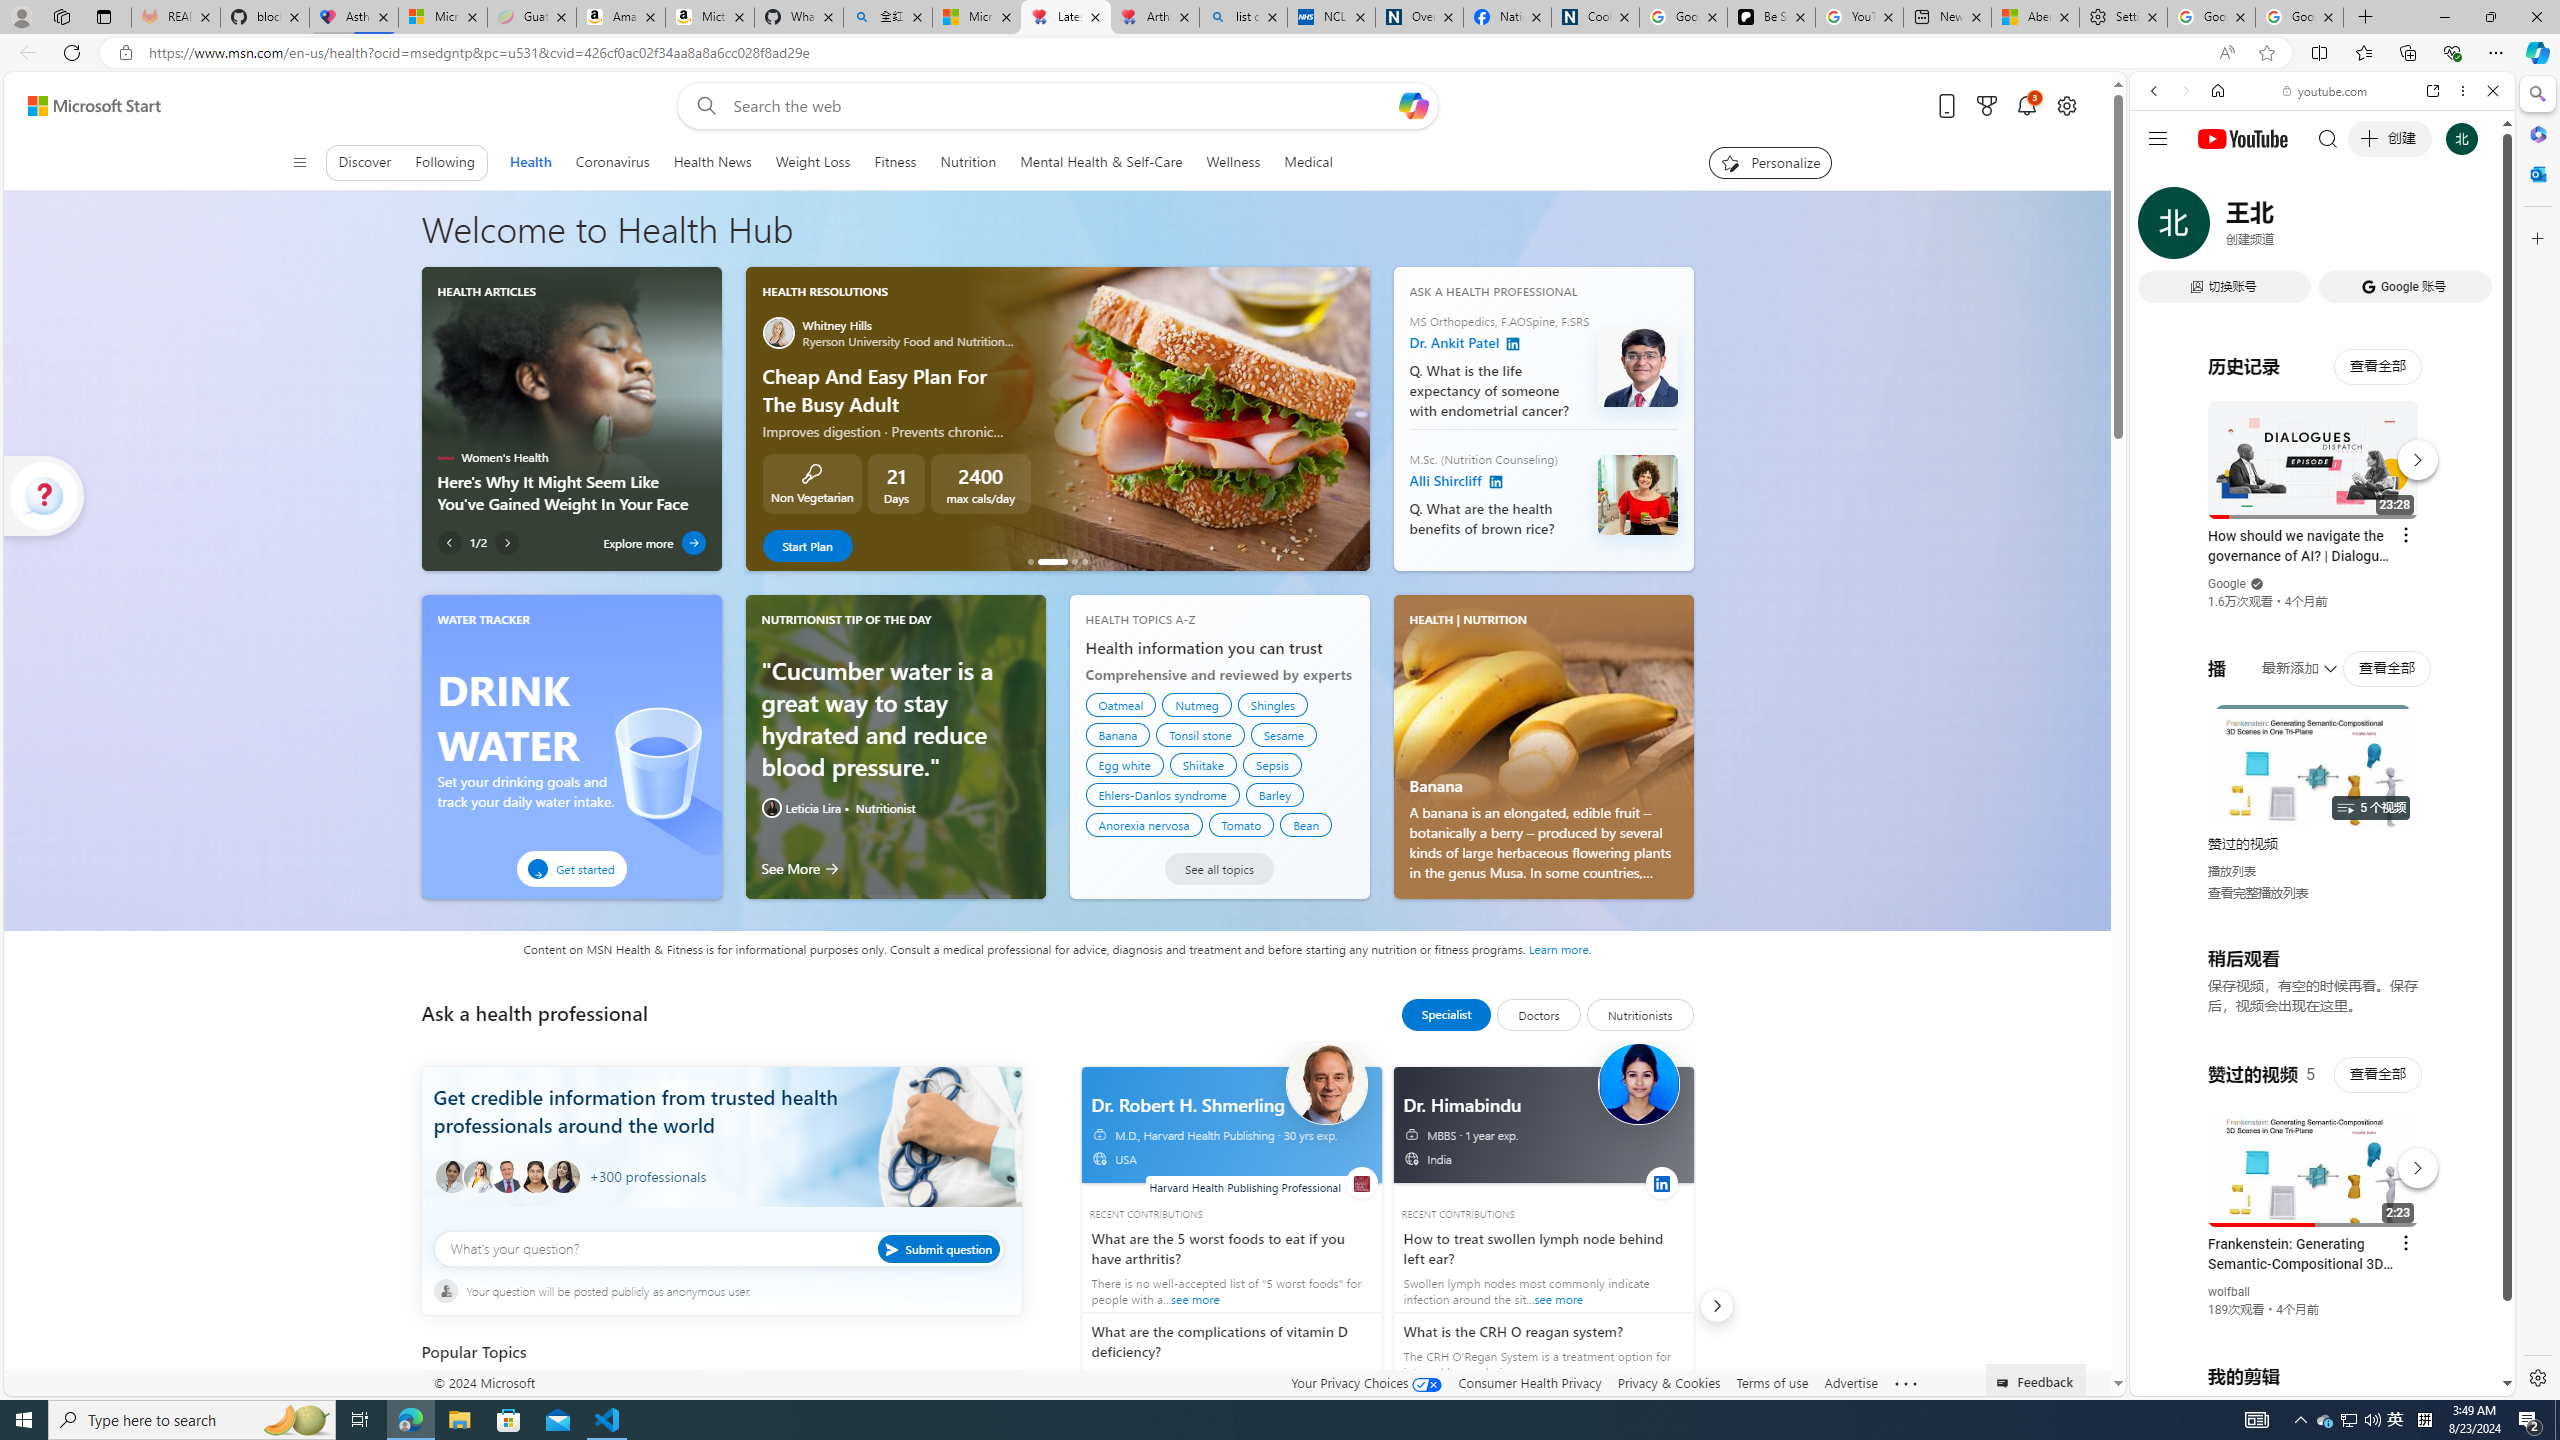 The image size is (2560, 1440). I want to click on 'Side bar', so click(2537, 735).